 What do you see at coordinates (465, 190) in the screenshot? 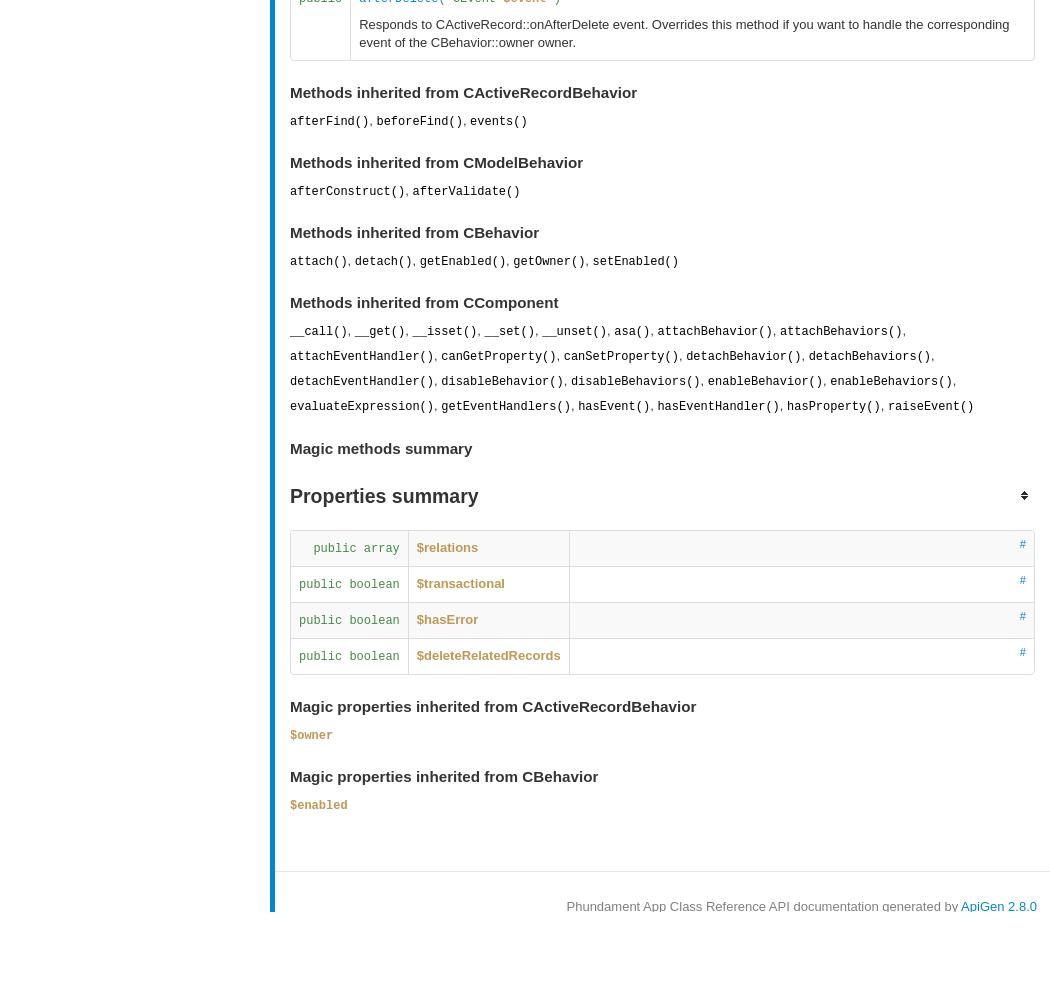
I see `'afterValidate()'` at bounding box center [465, 190].